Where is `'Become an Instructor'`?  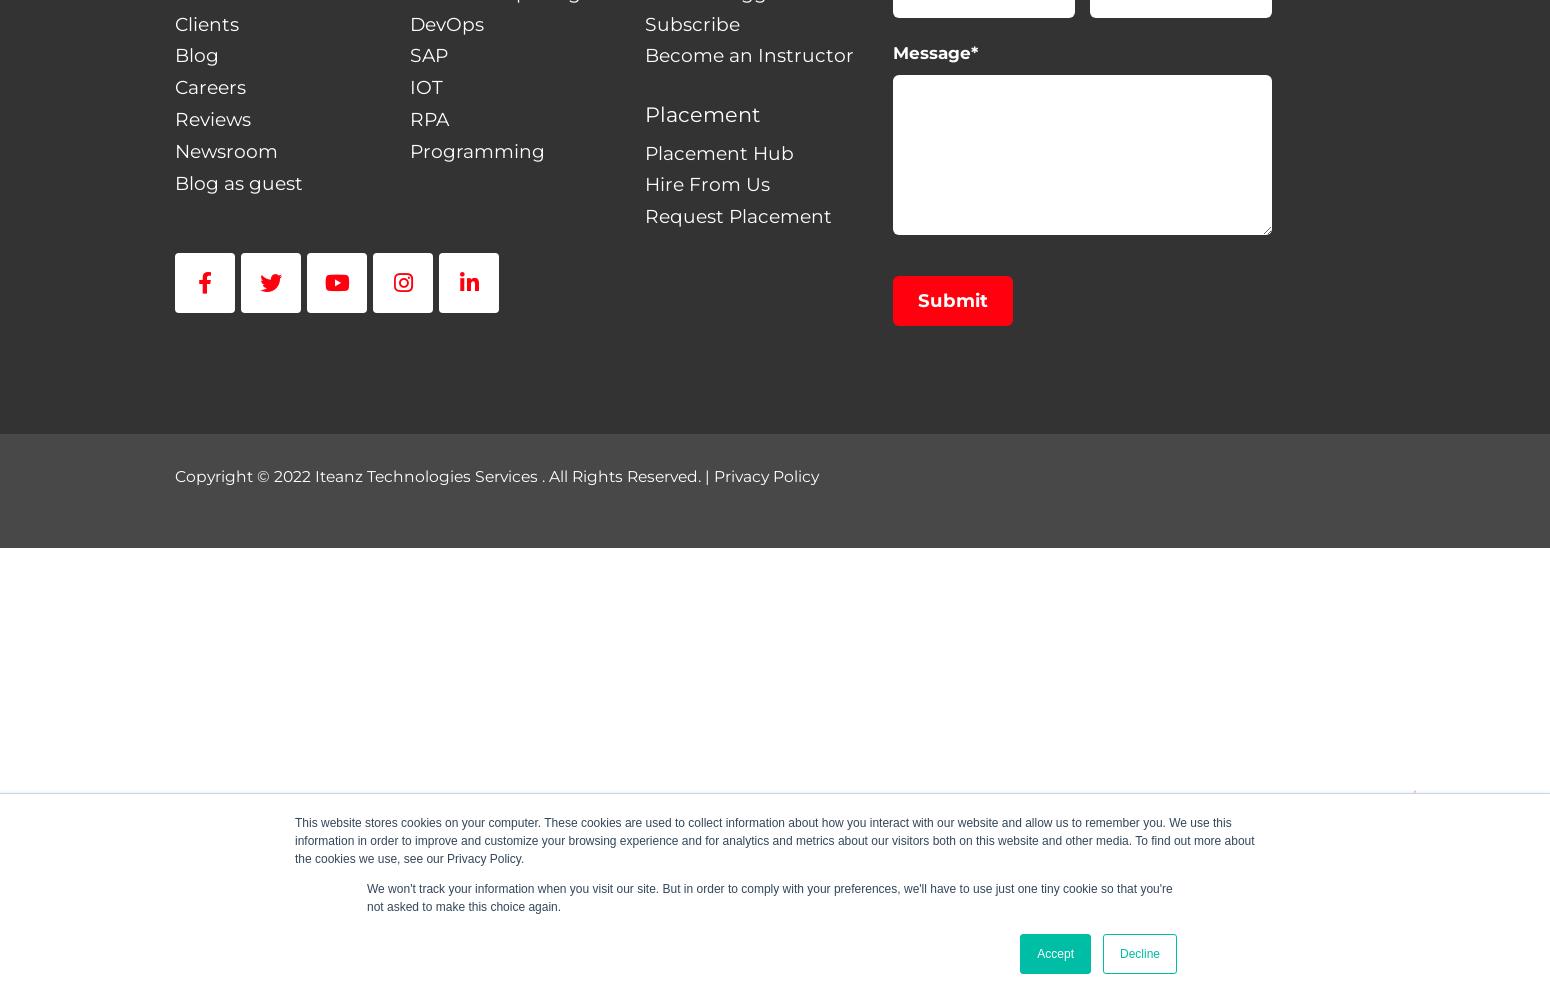 'Become an Instructor' is located at coordinates (748, 55).